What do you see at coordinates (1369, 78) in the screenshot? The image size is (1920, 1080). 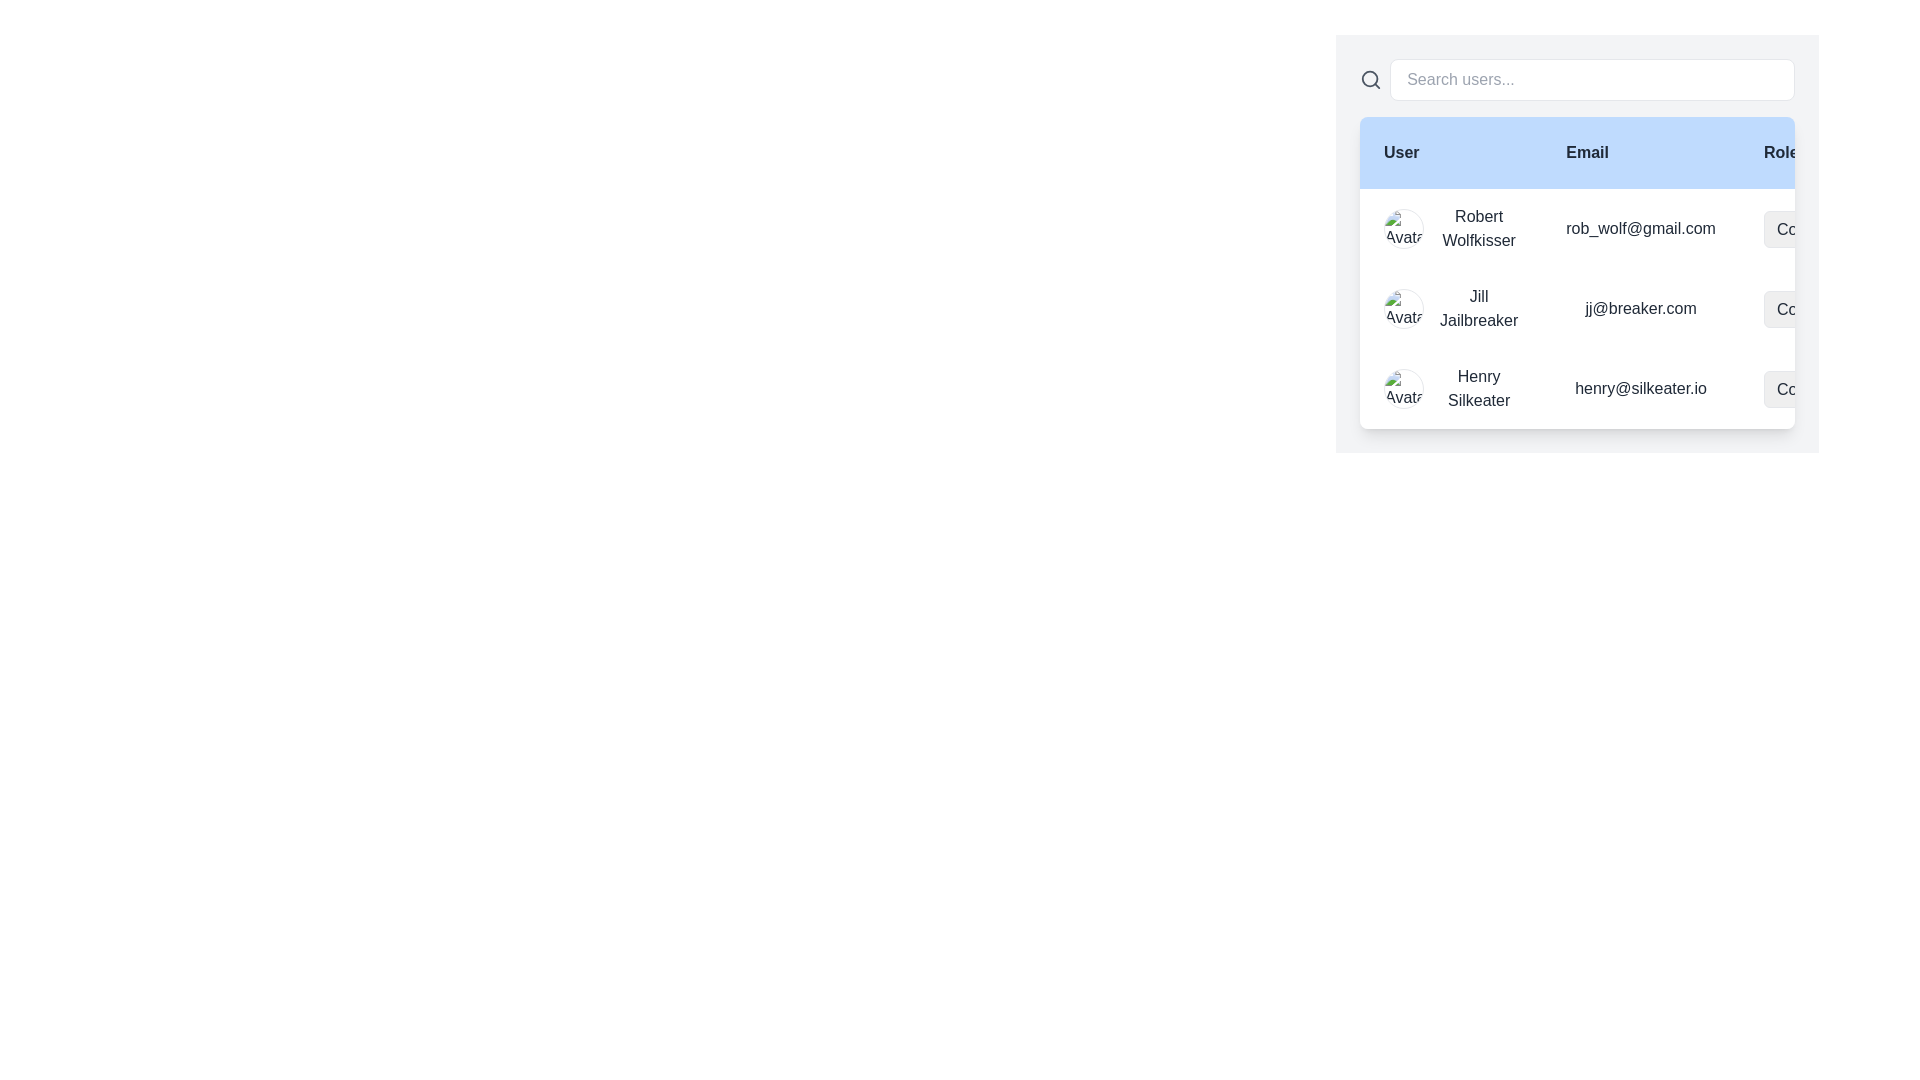 I see `the small circular icon with a stroke-width outline located inside the search icon component at the top-left corner of the search input field` at bounding box center [1369, 78].